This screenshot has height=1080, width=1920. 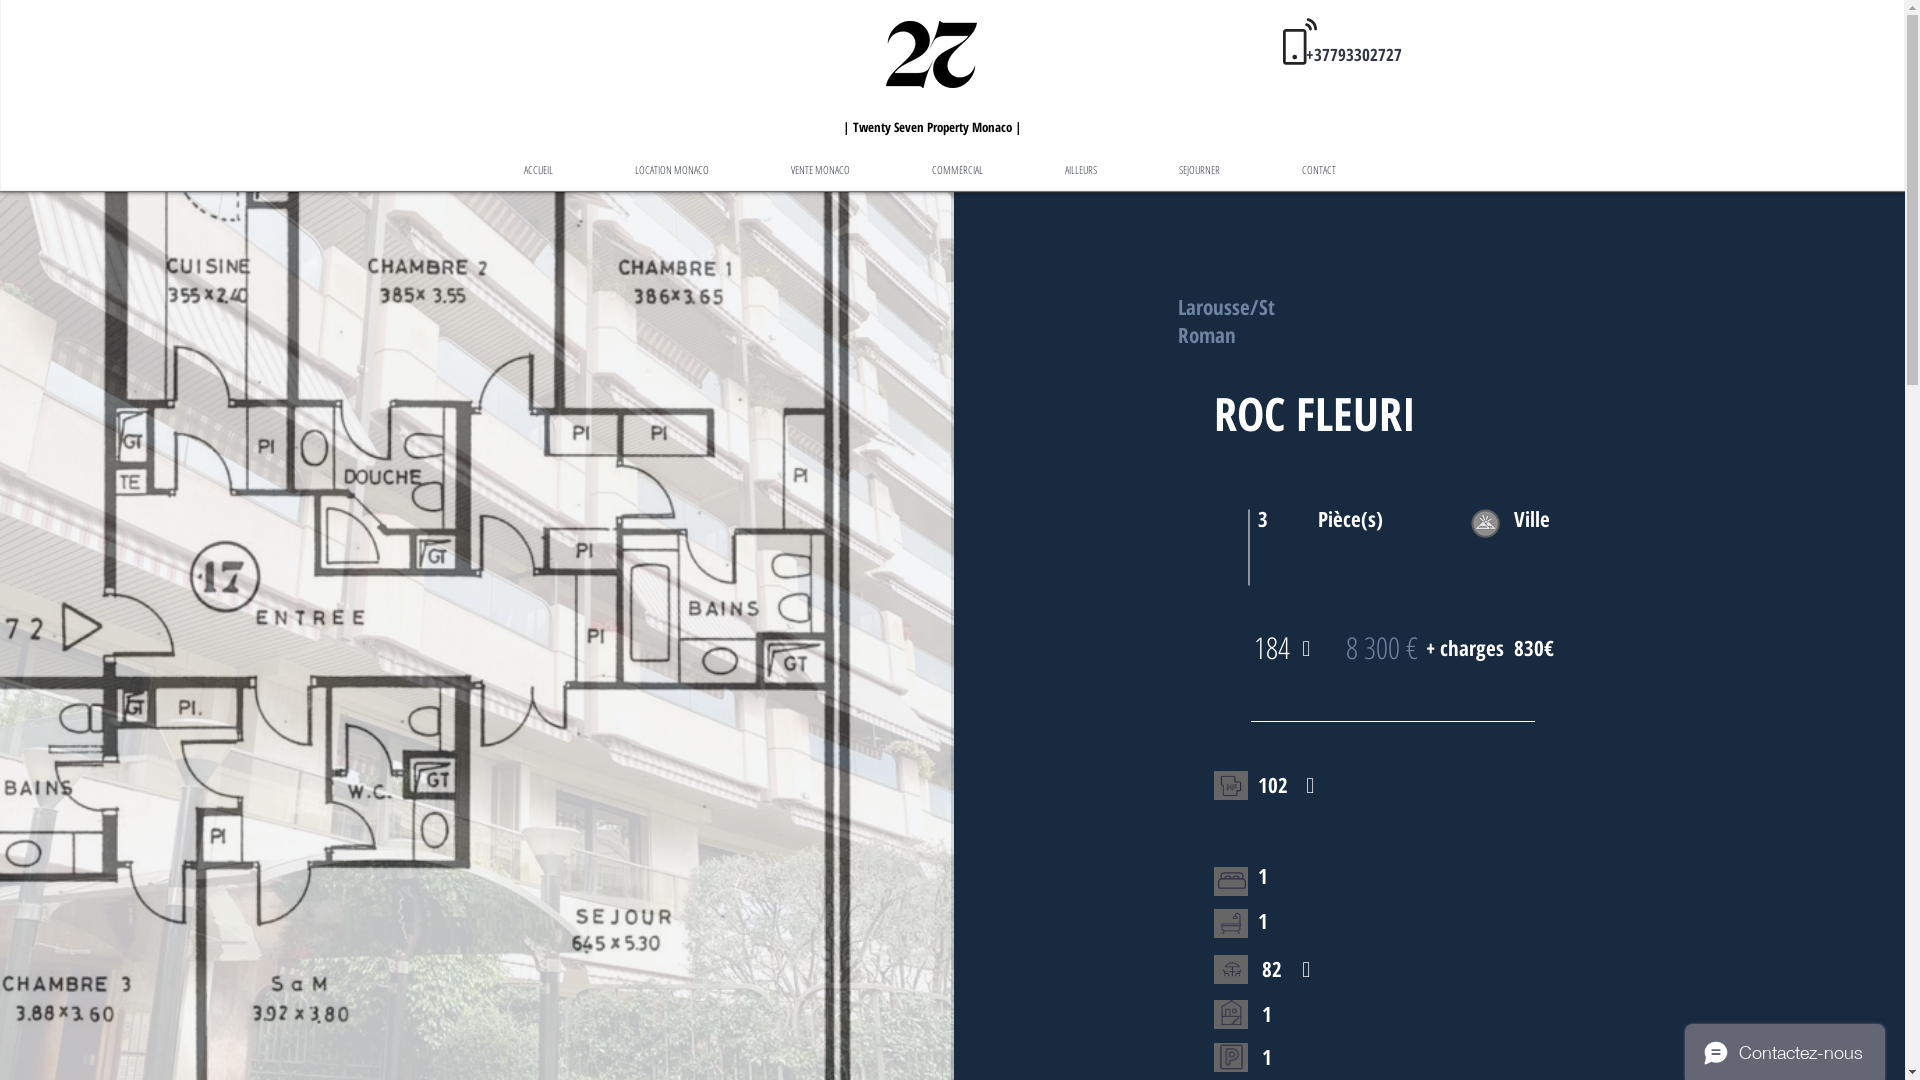 I want to click on 'AILLEURS', so click(x=1079, y=168).